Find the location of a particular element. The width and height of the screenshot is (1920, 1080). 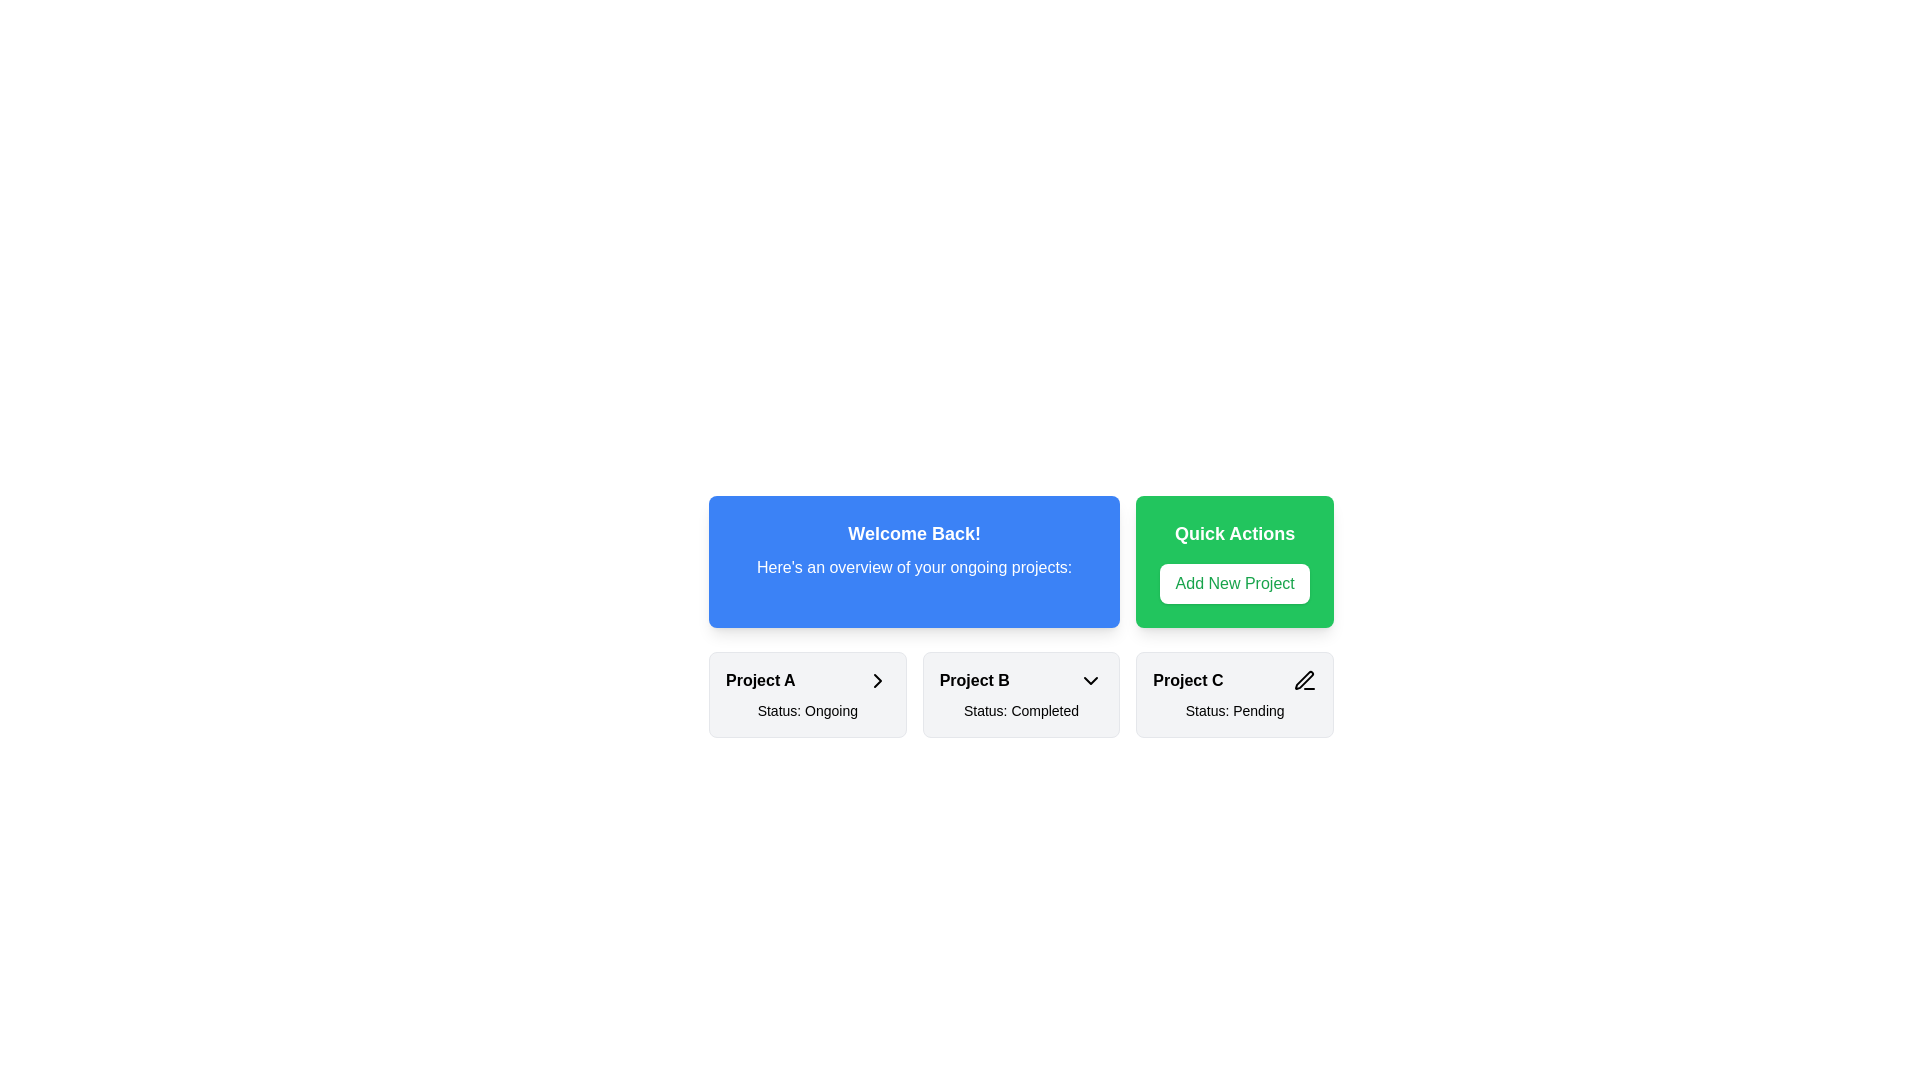

text label that serves as the title for the project card, specifically identifying it as 'Project B', located above the status text 'Status: Completed' in the second project card is located at coordinates (974, 680).